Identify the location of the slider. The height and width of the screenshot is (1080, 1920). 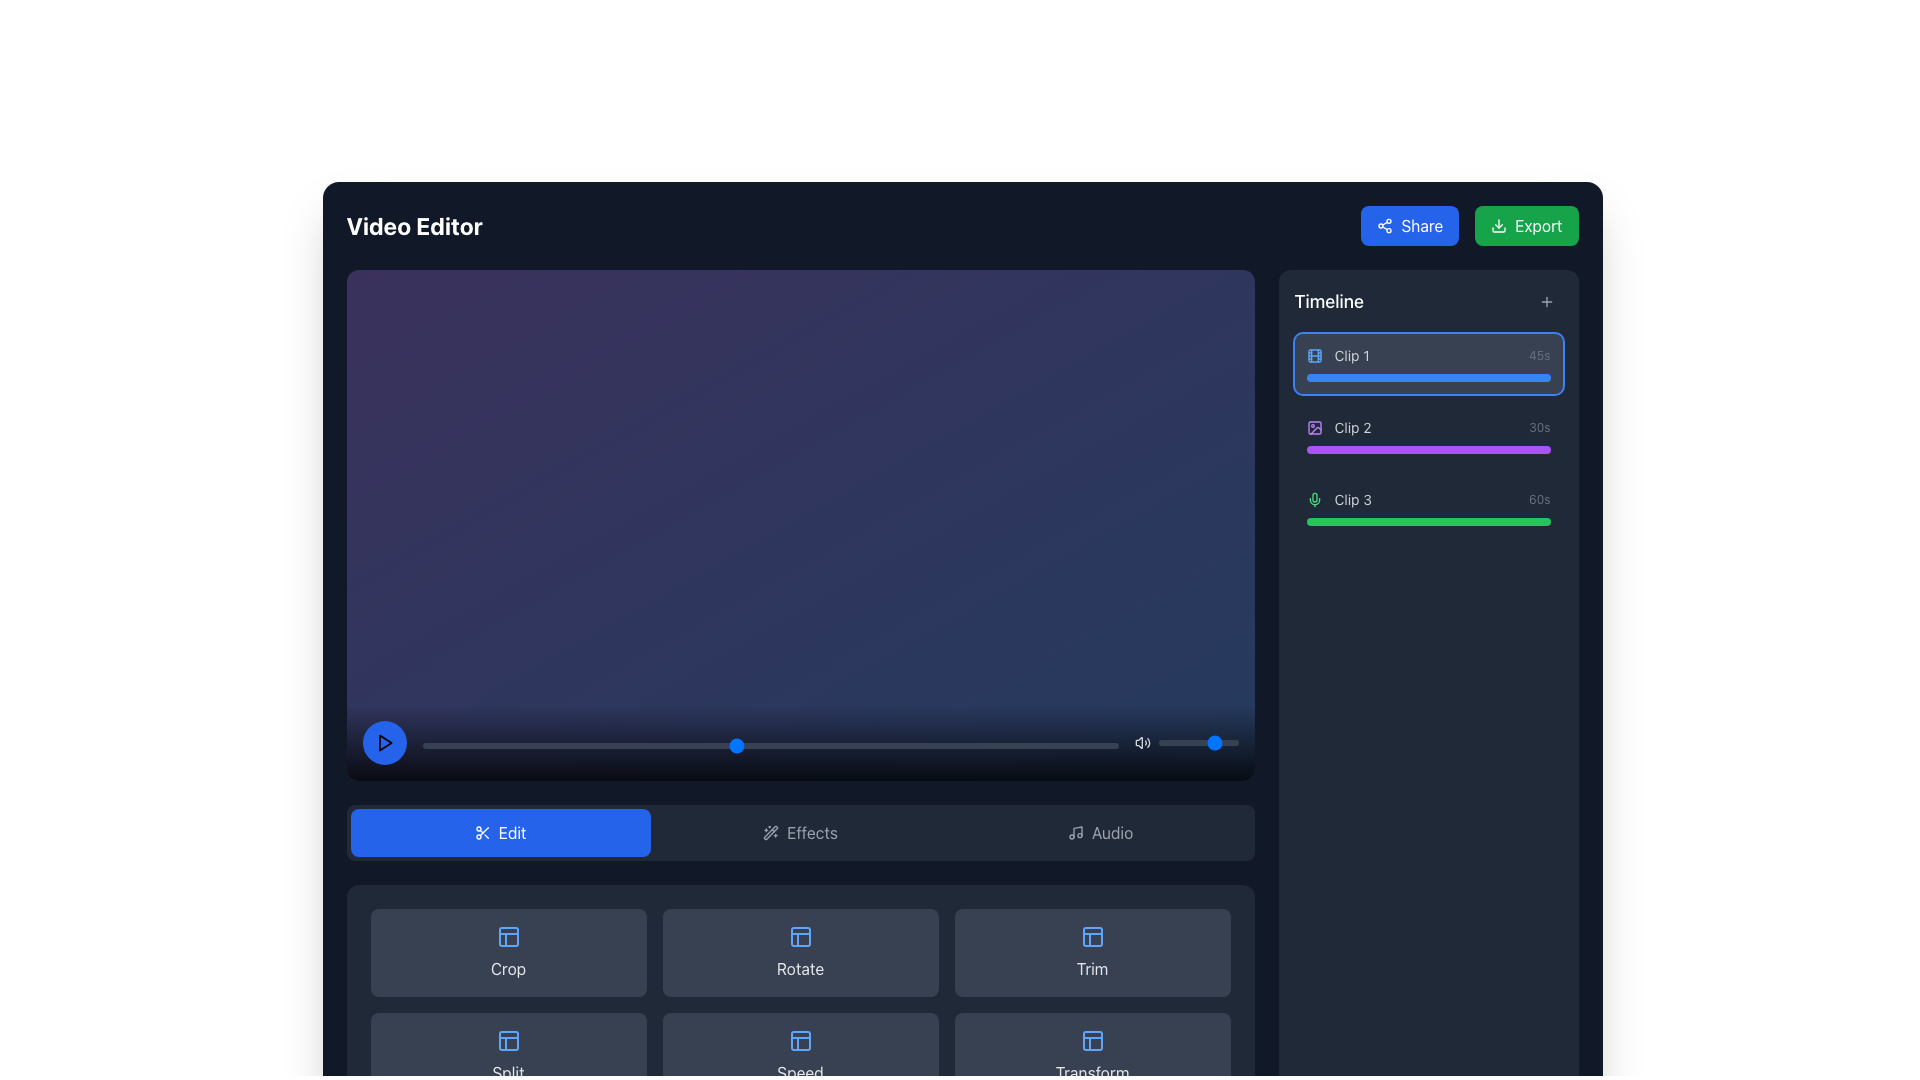
(1200, 742).